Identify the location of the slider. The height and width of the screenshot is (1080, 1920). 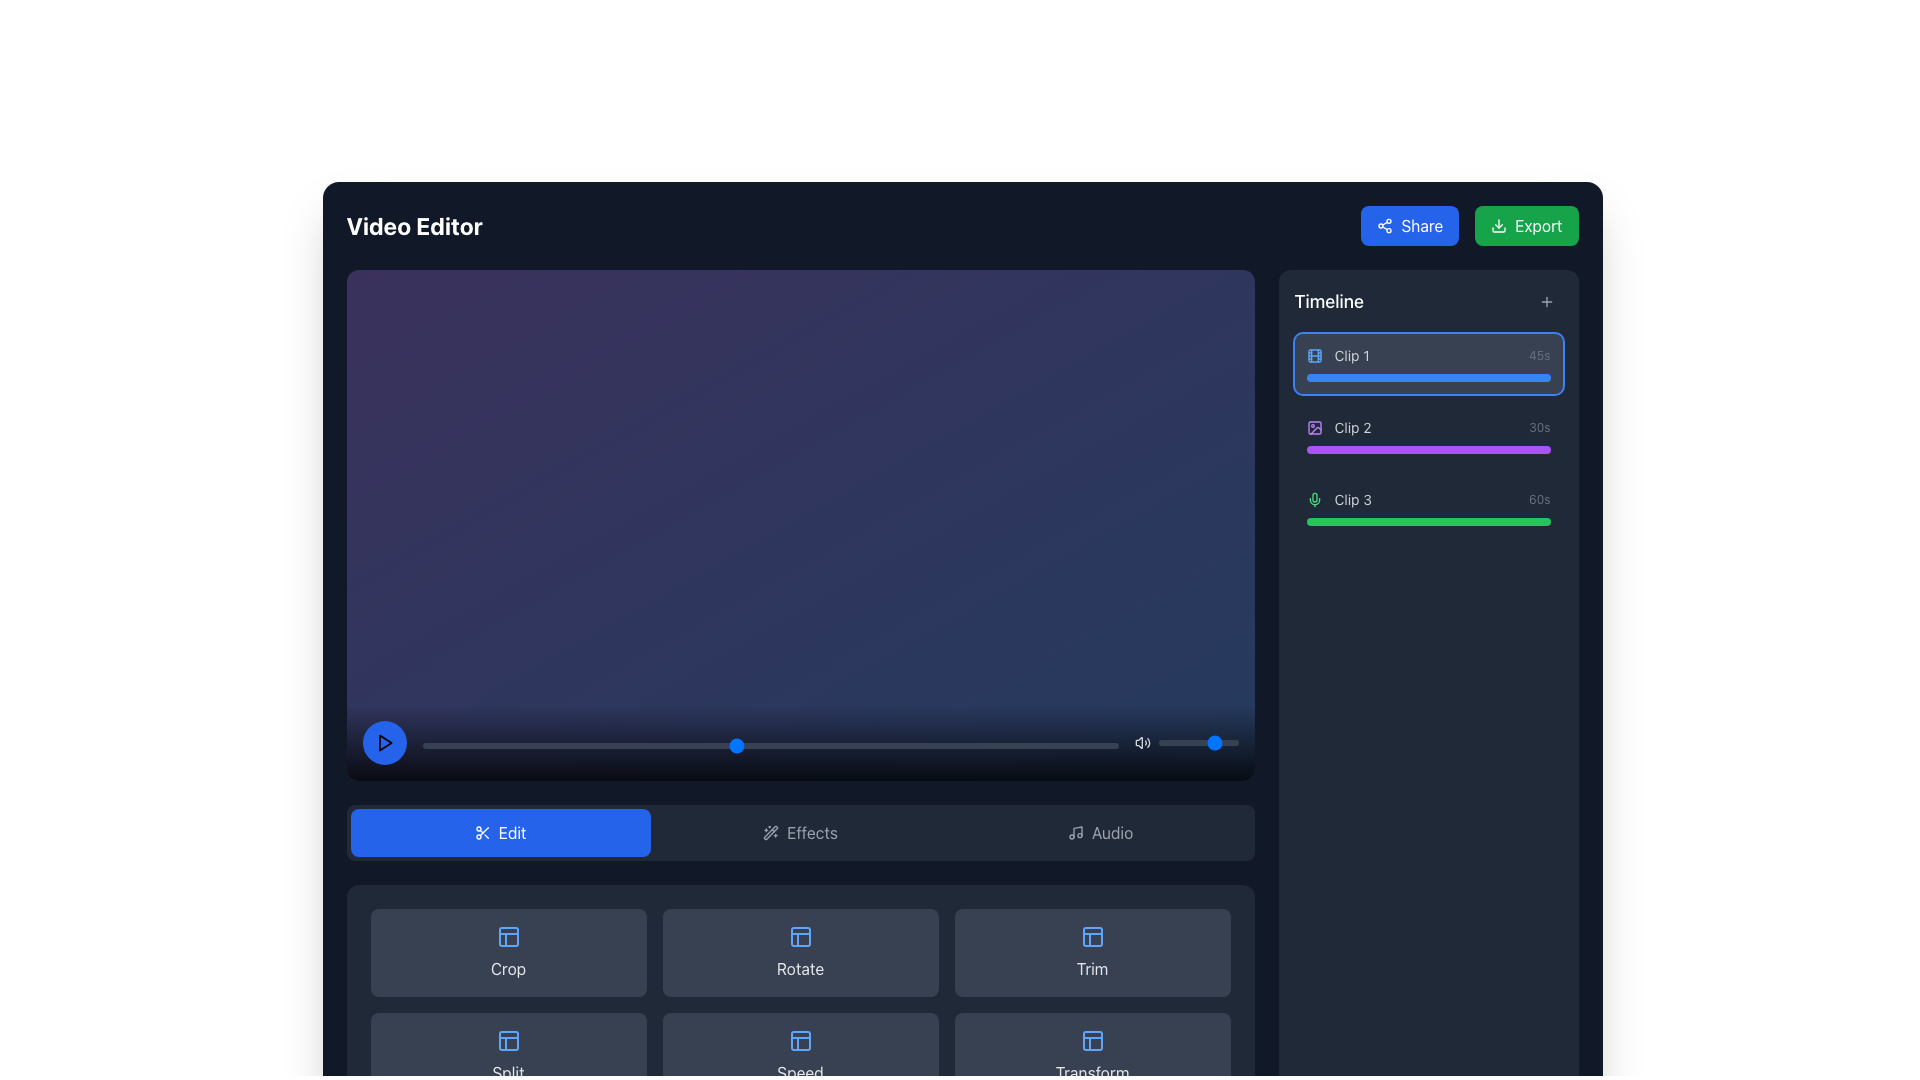
(1200, 742).